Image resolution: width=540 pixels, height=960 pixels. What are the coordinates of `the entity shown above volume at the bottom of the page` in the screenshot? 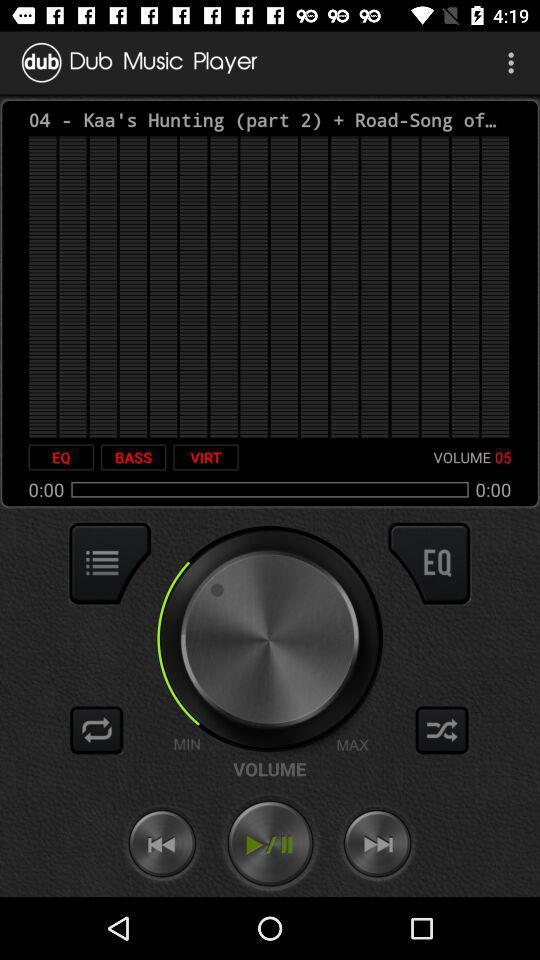 It's located at (269, 638).